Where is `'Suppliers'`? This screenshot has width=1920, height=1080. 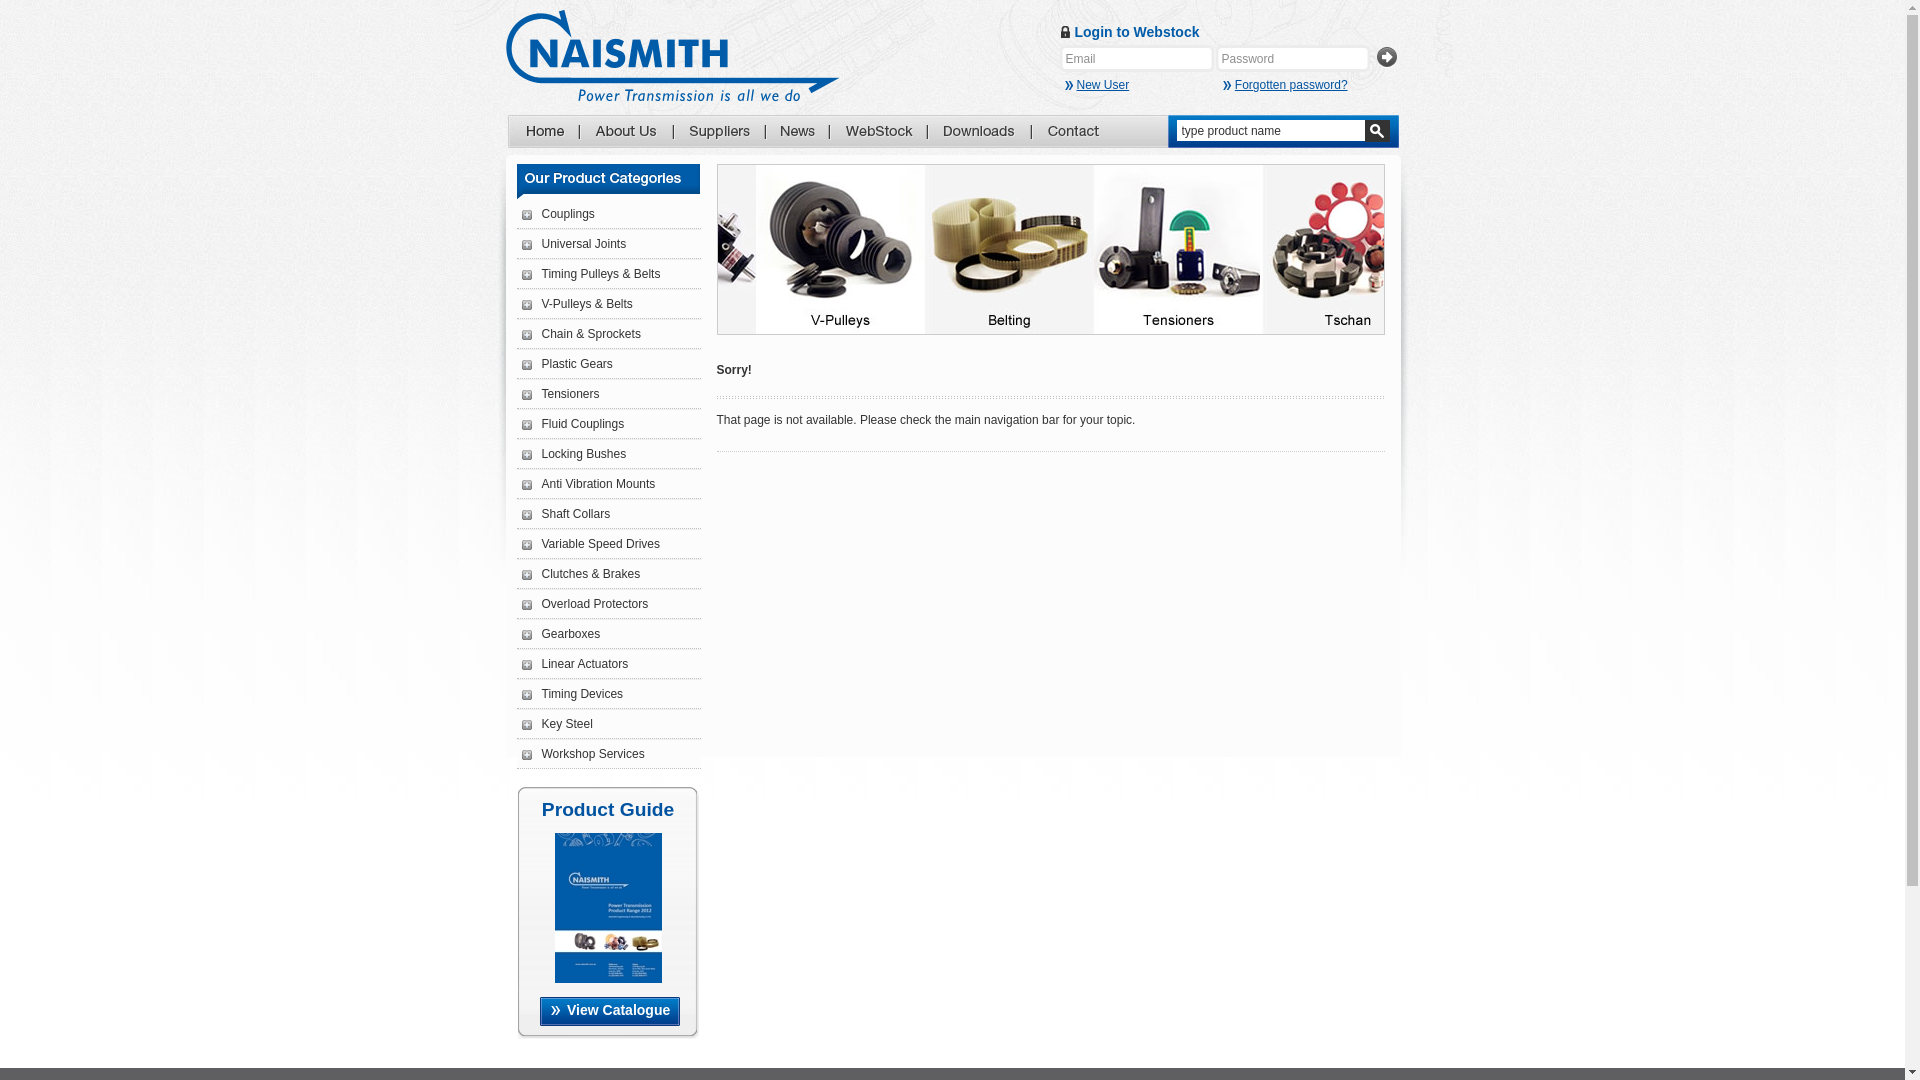 'Suppliers' is located at coordinates (719, 131).